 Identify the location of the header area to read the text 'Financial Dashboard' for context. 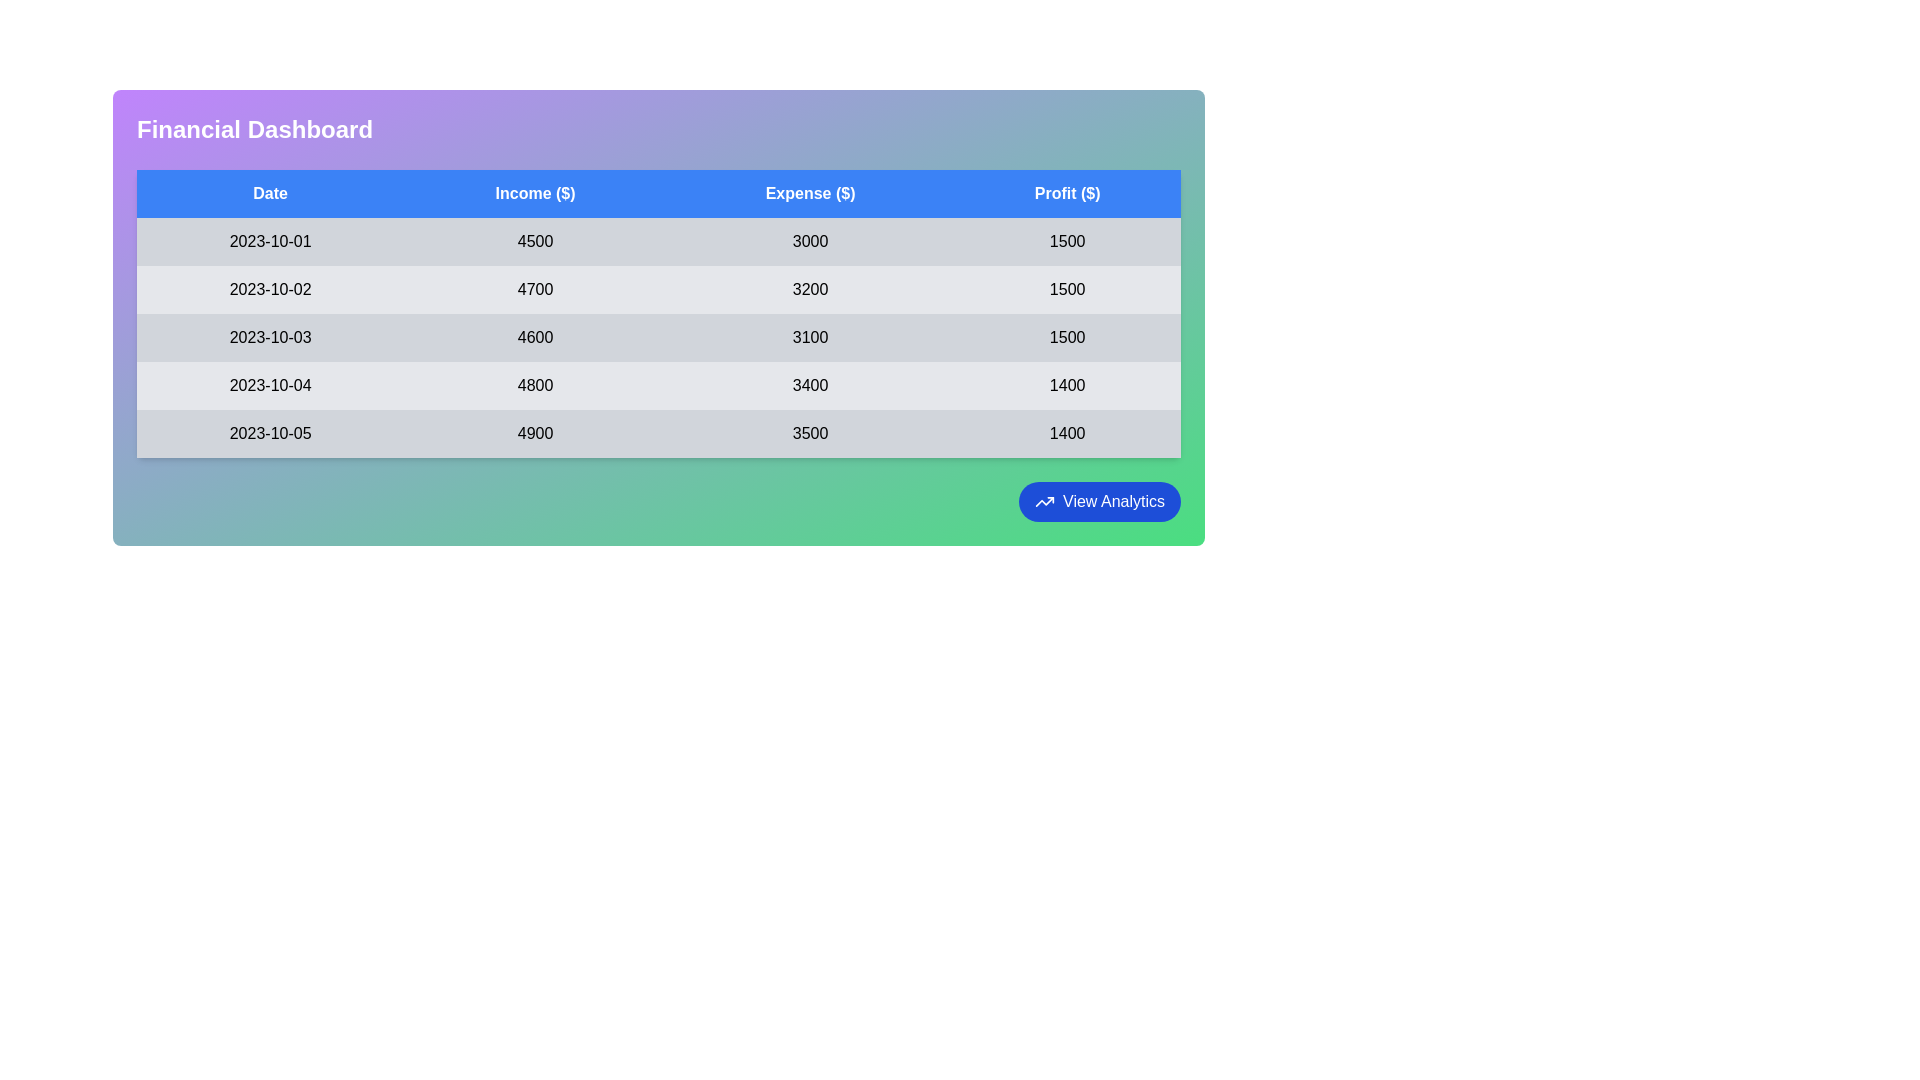
(658, 130).